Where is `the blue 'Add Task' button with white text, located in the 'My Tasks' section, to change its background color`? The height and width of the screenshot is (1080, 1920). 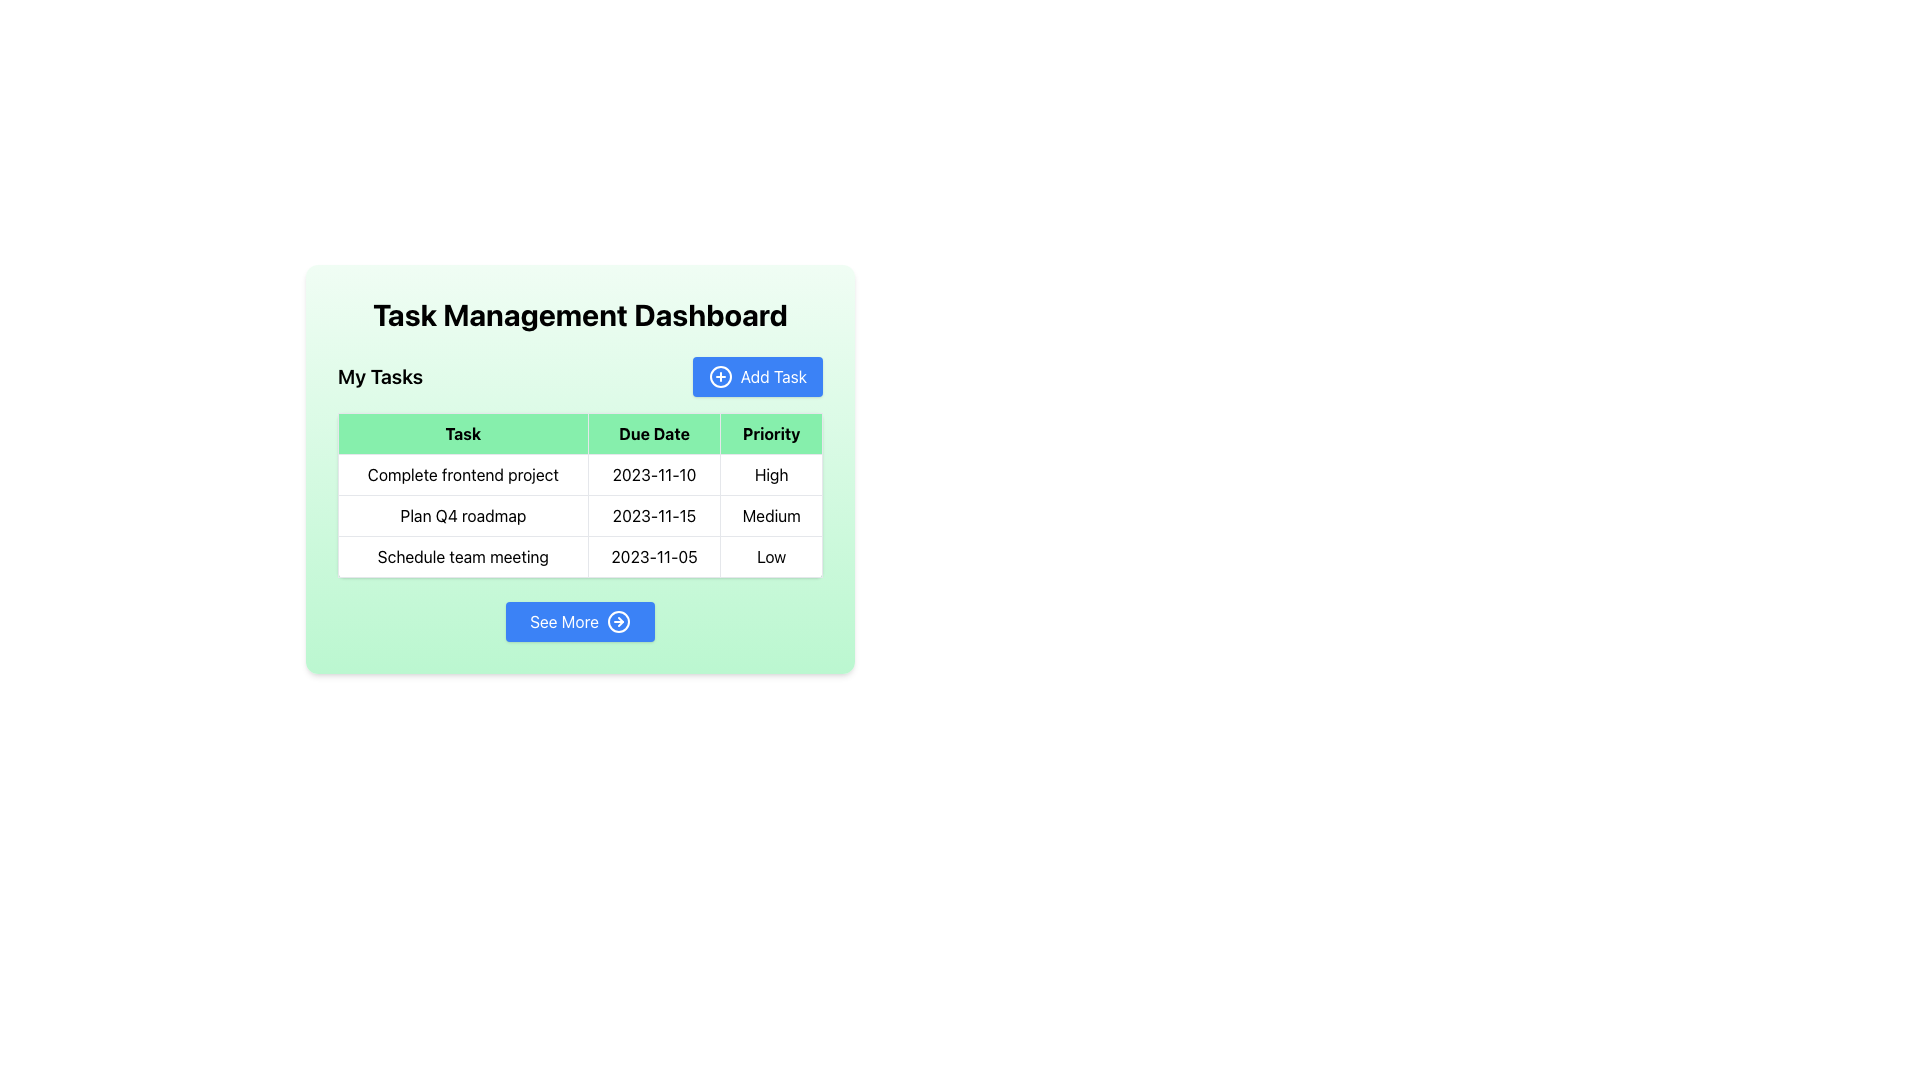
the blue 'Add Task' button with white text, located in the 'My Tasks' section, to change its background color is located at coordinates (756, 377).